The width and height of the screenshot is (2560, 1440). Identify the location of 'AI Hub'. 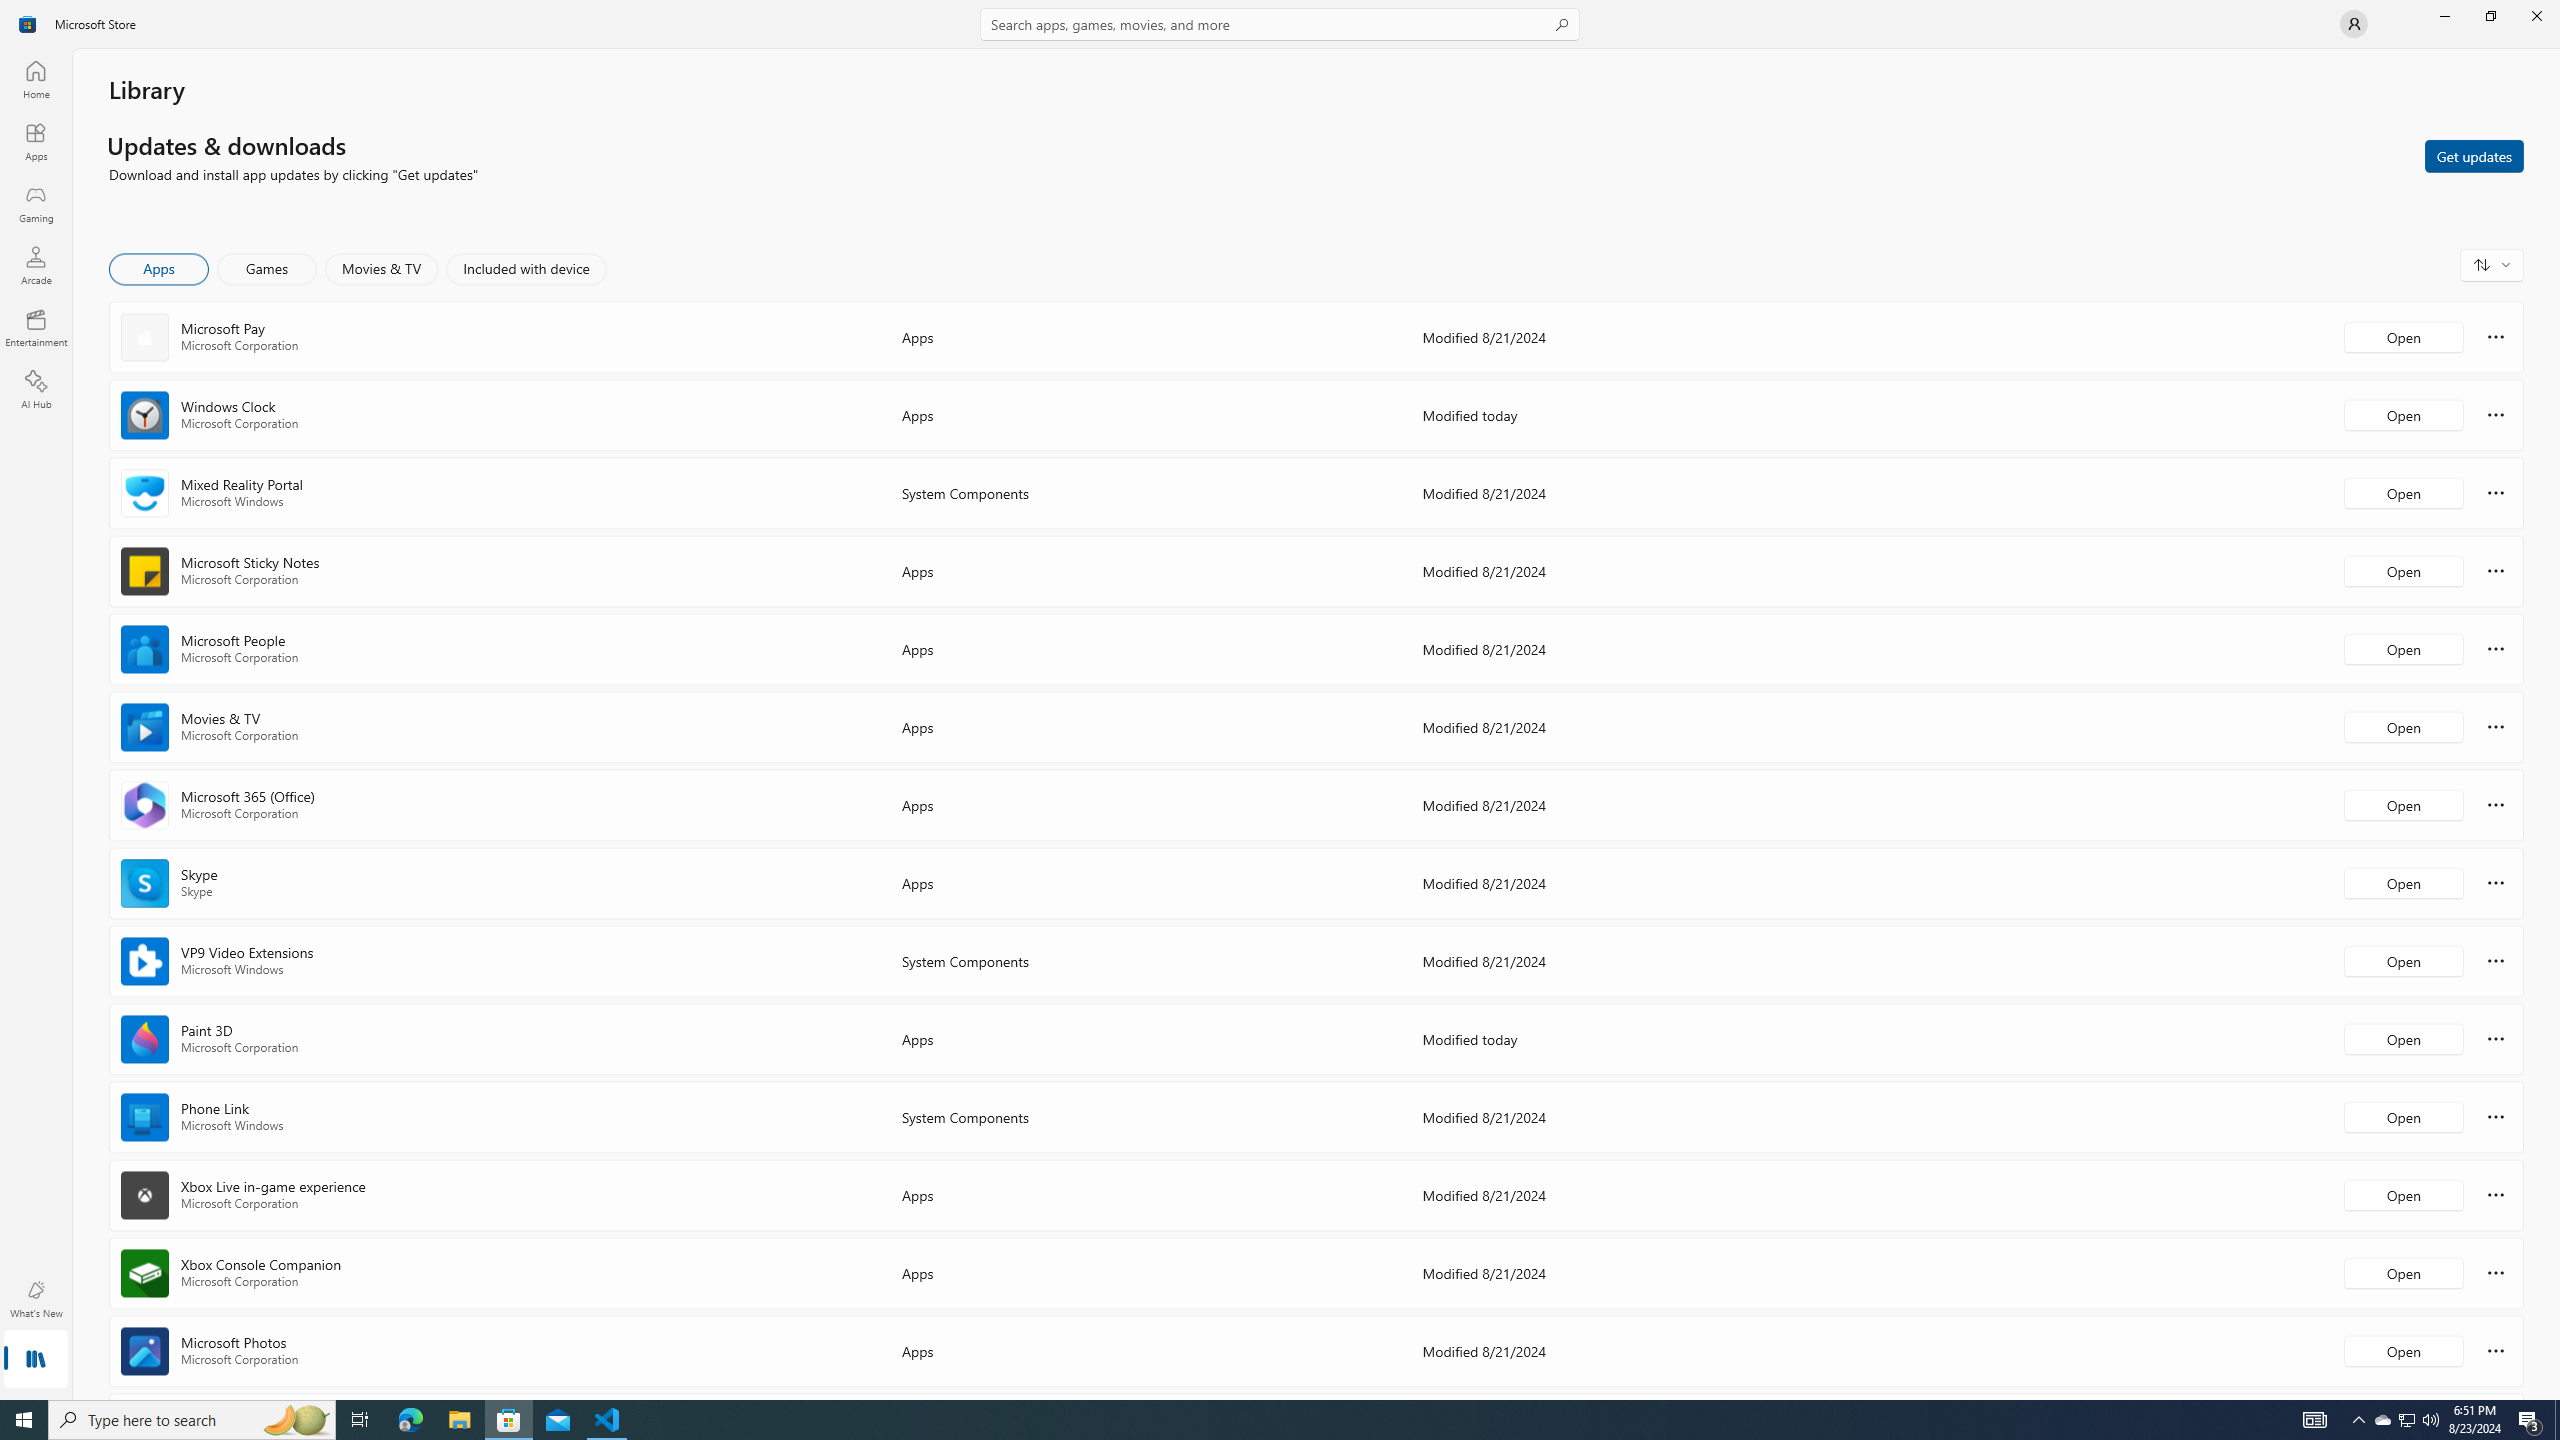
(34, 388).